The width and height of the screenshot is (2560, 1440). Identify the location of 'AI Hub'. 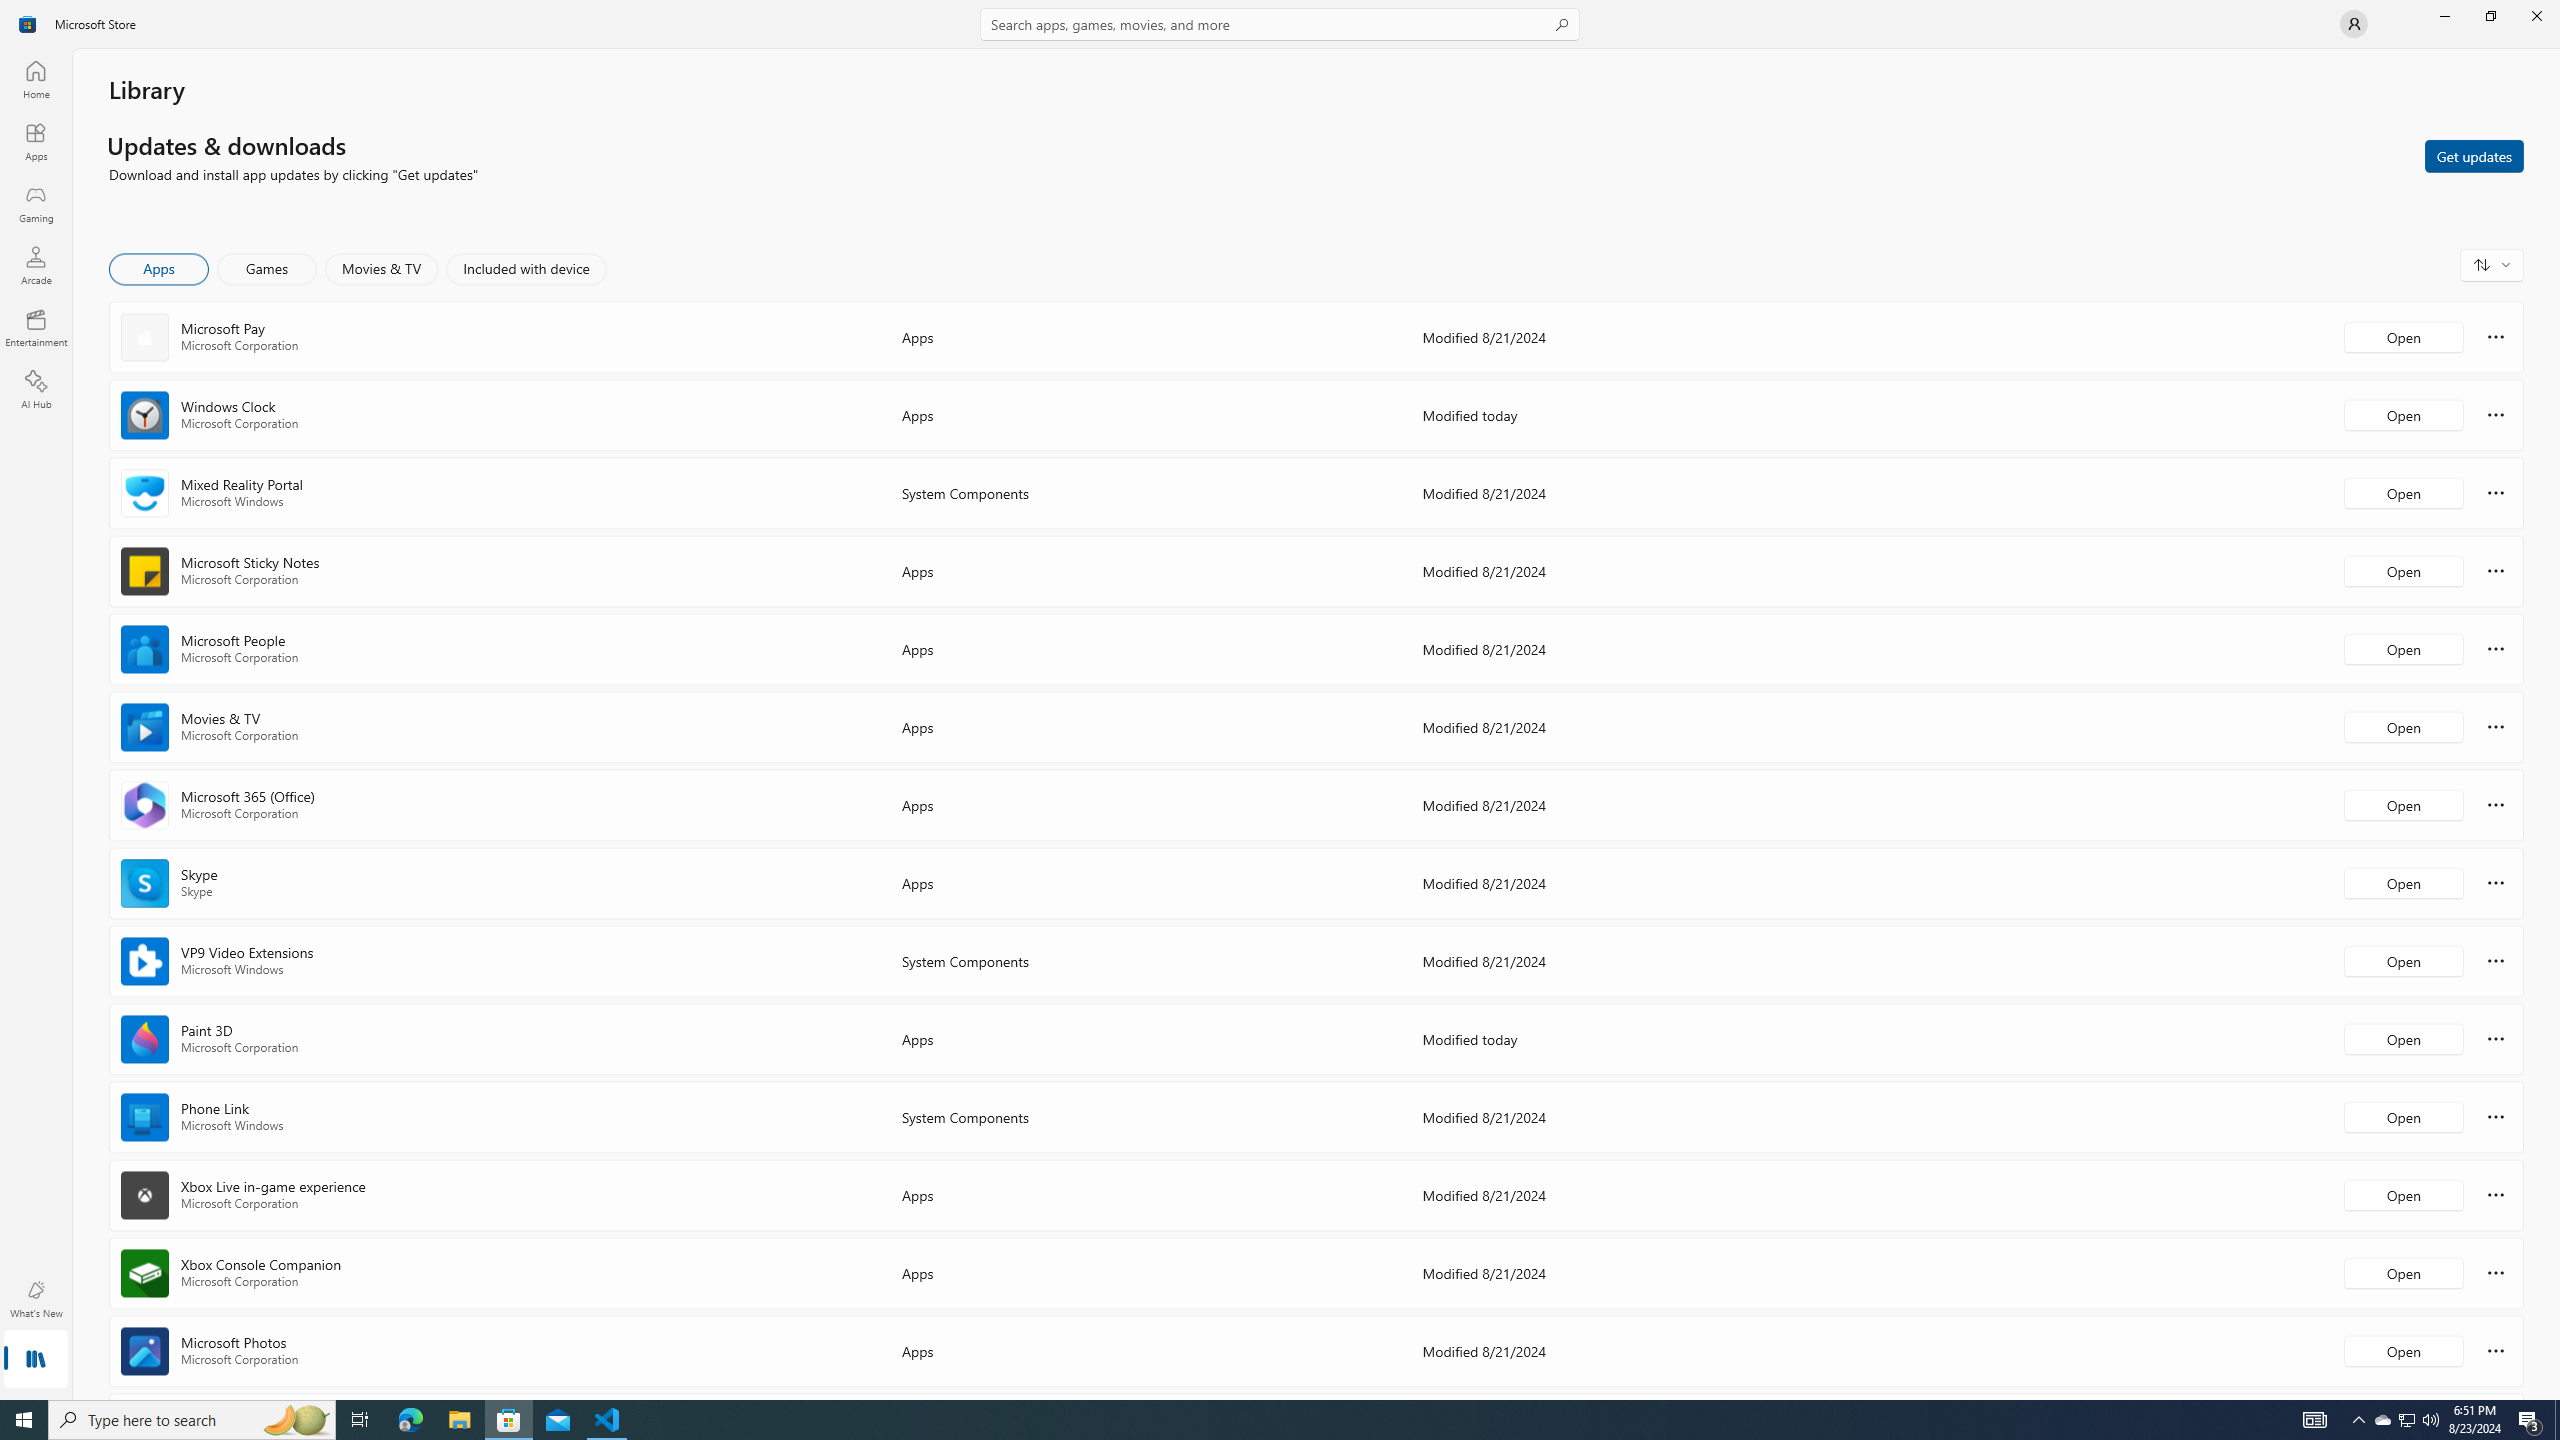
(34, 388).